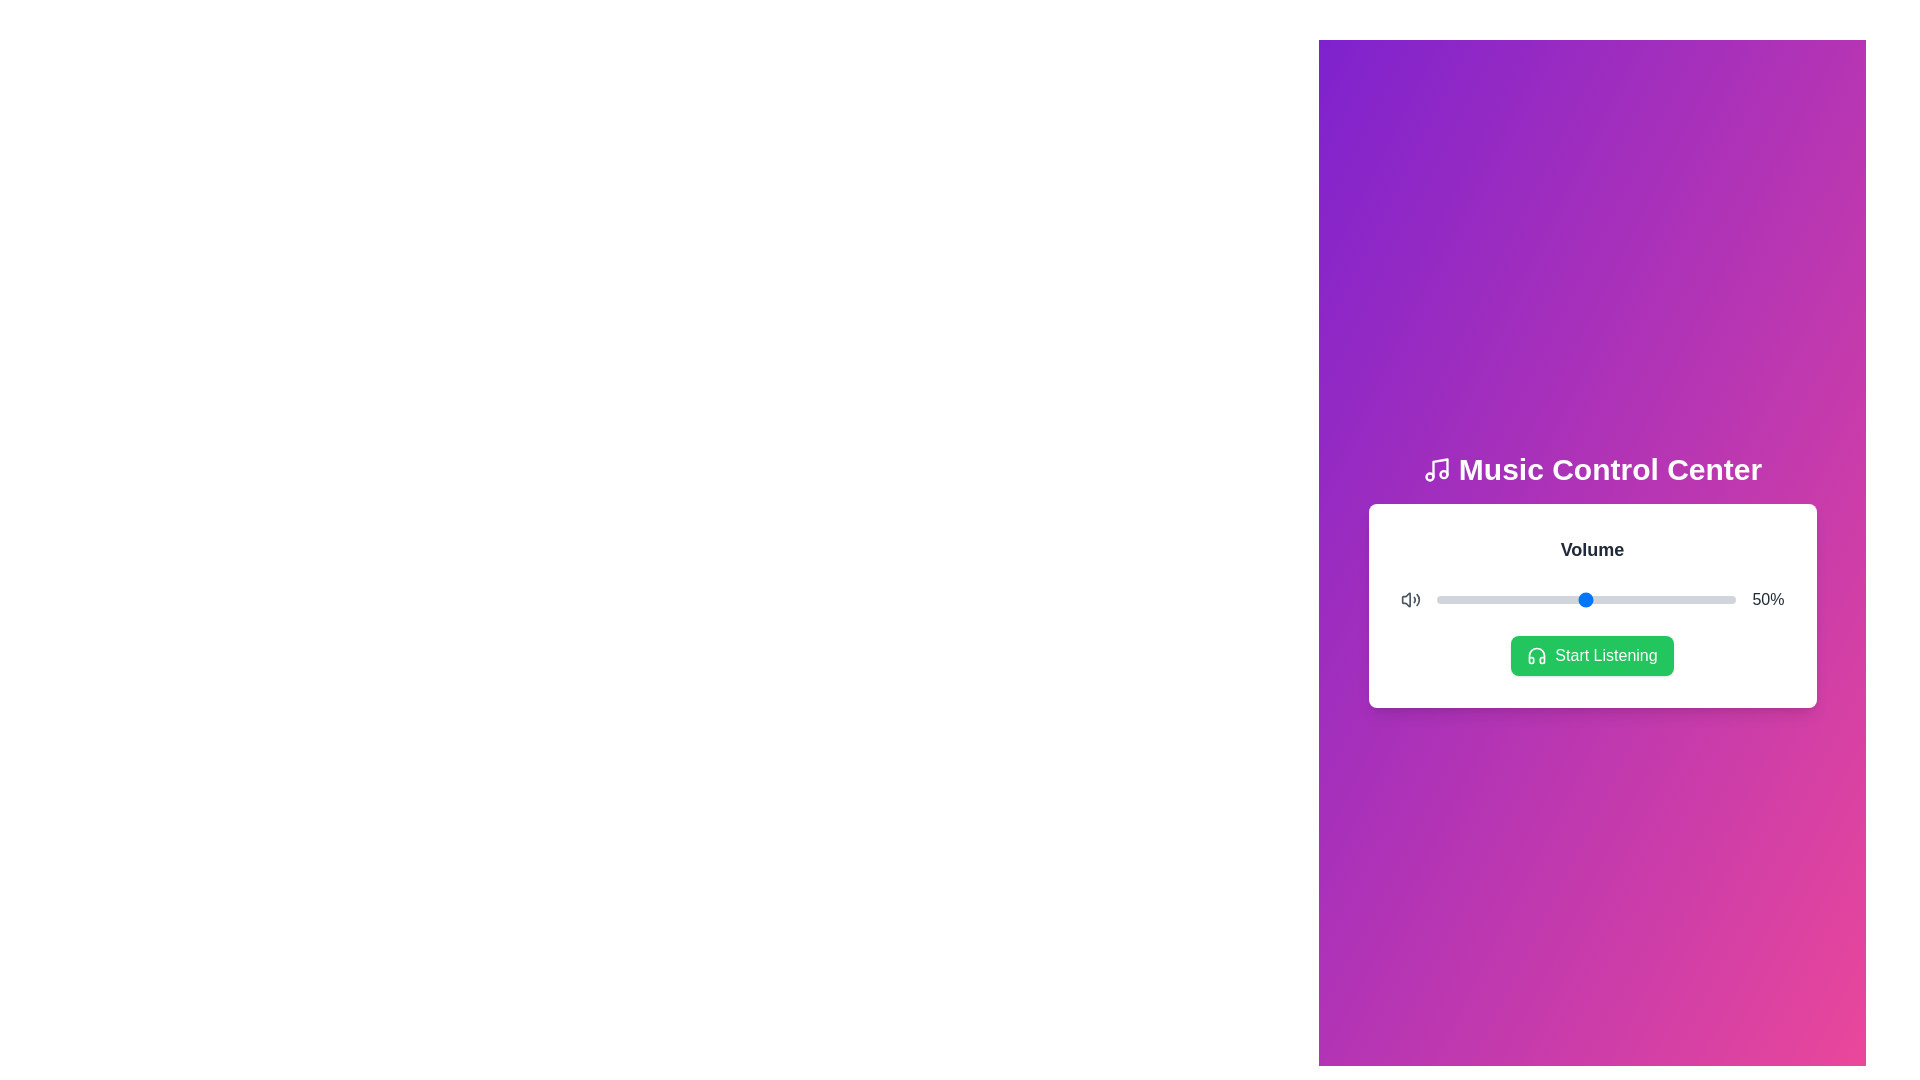 The height and width of the screenshot is (1080, 1920). What do you see at coordinates (1537, 599) in the screenshot?
I see `the volume slider to 34%` at bounding box center [1537, 599].